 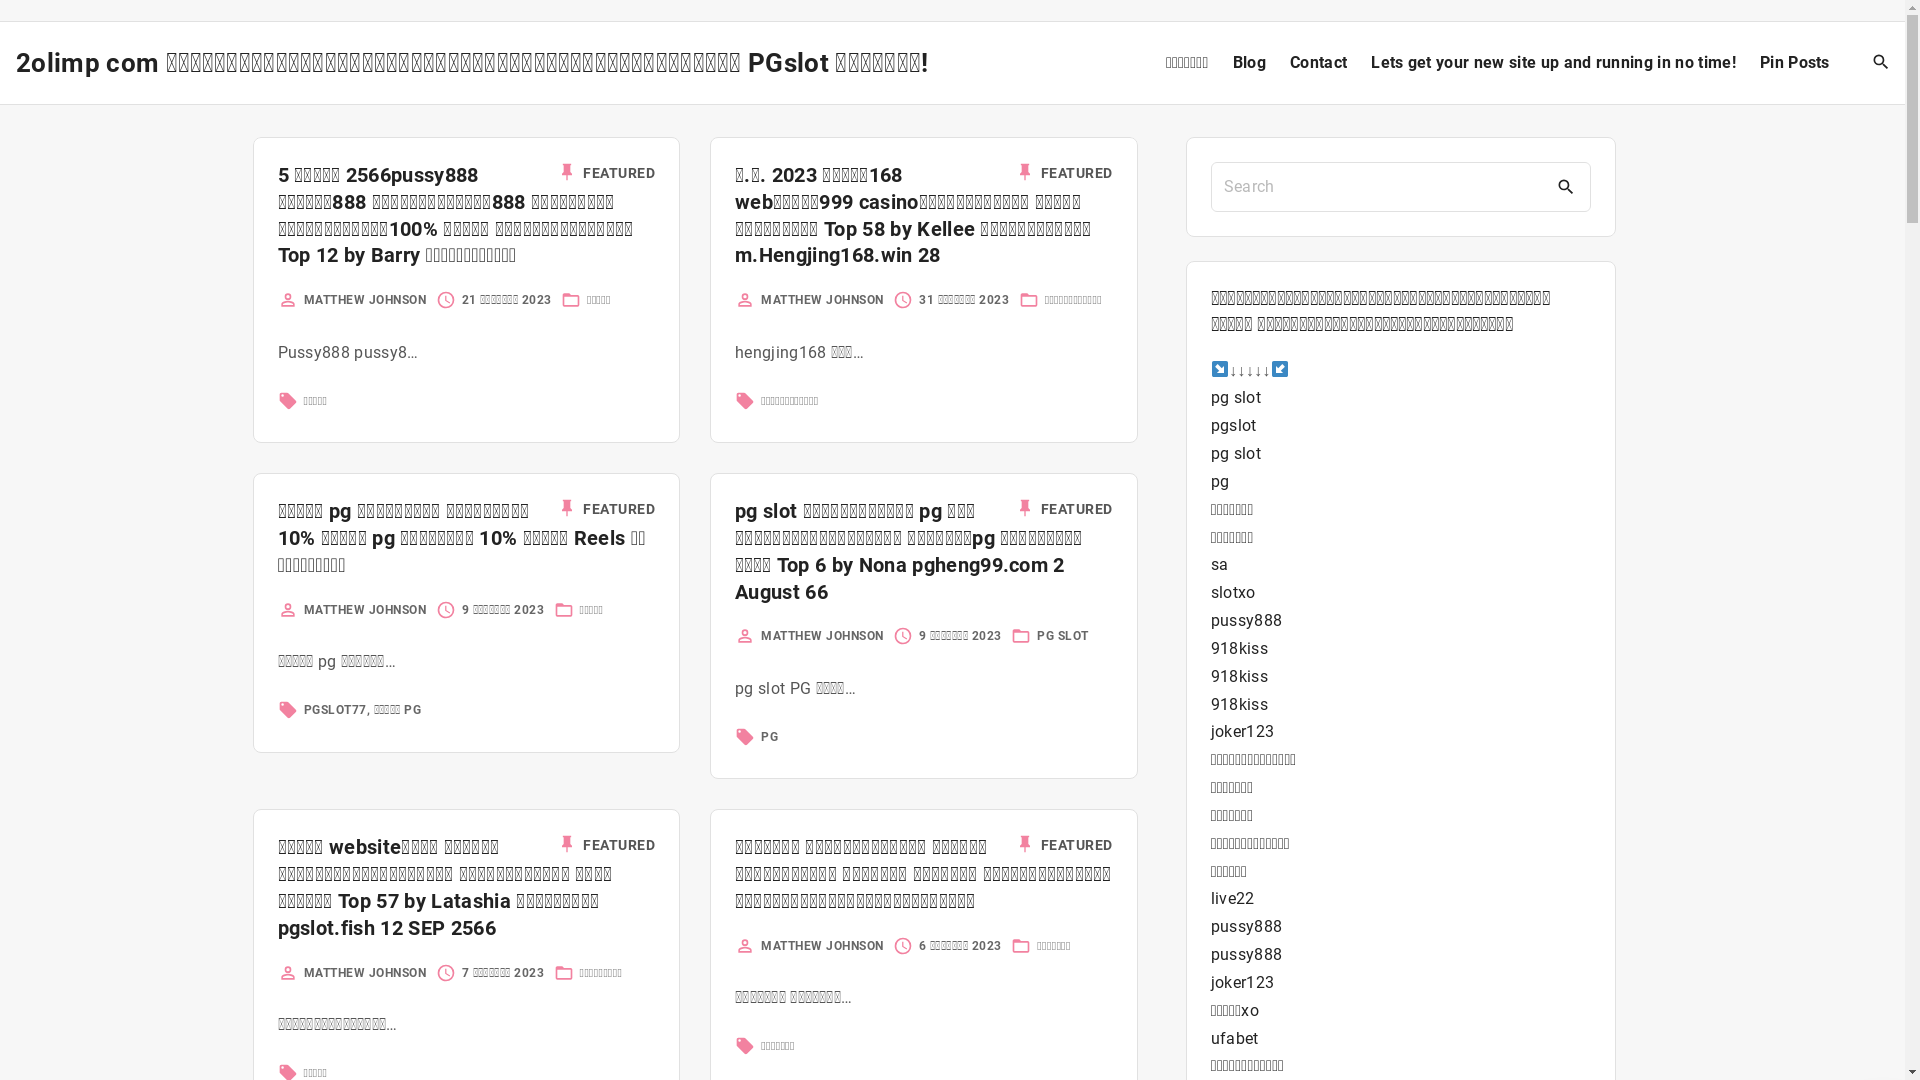 I want to click on 'ufabet', so click(x=1209, y=1036).